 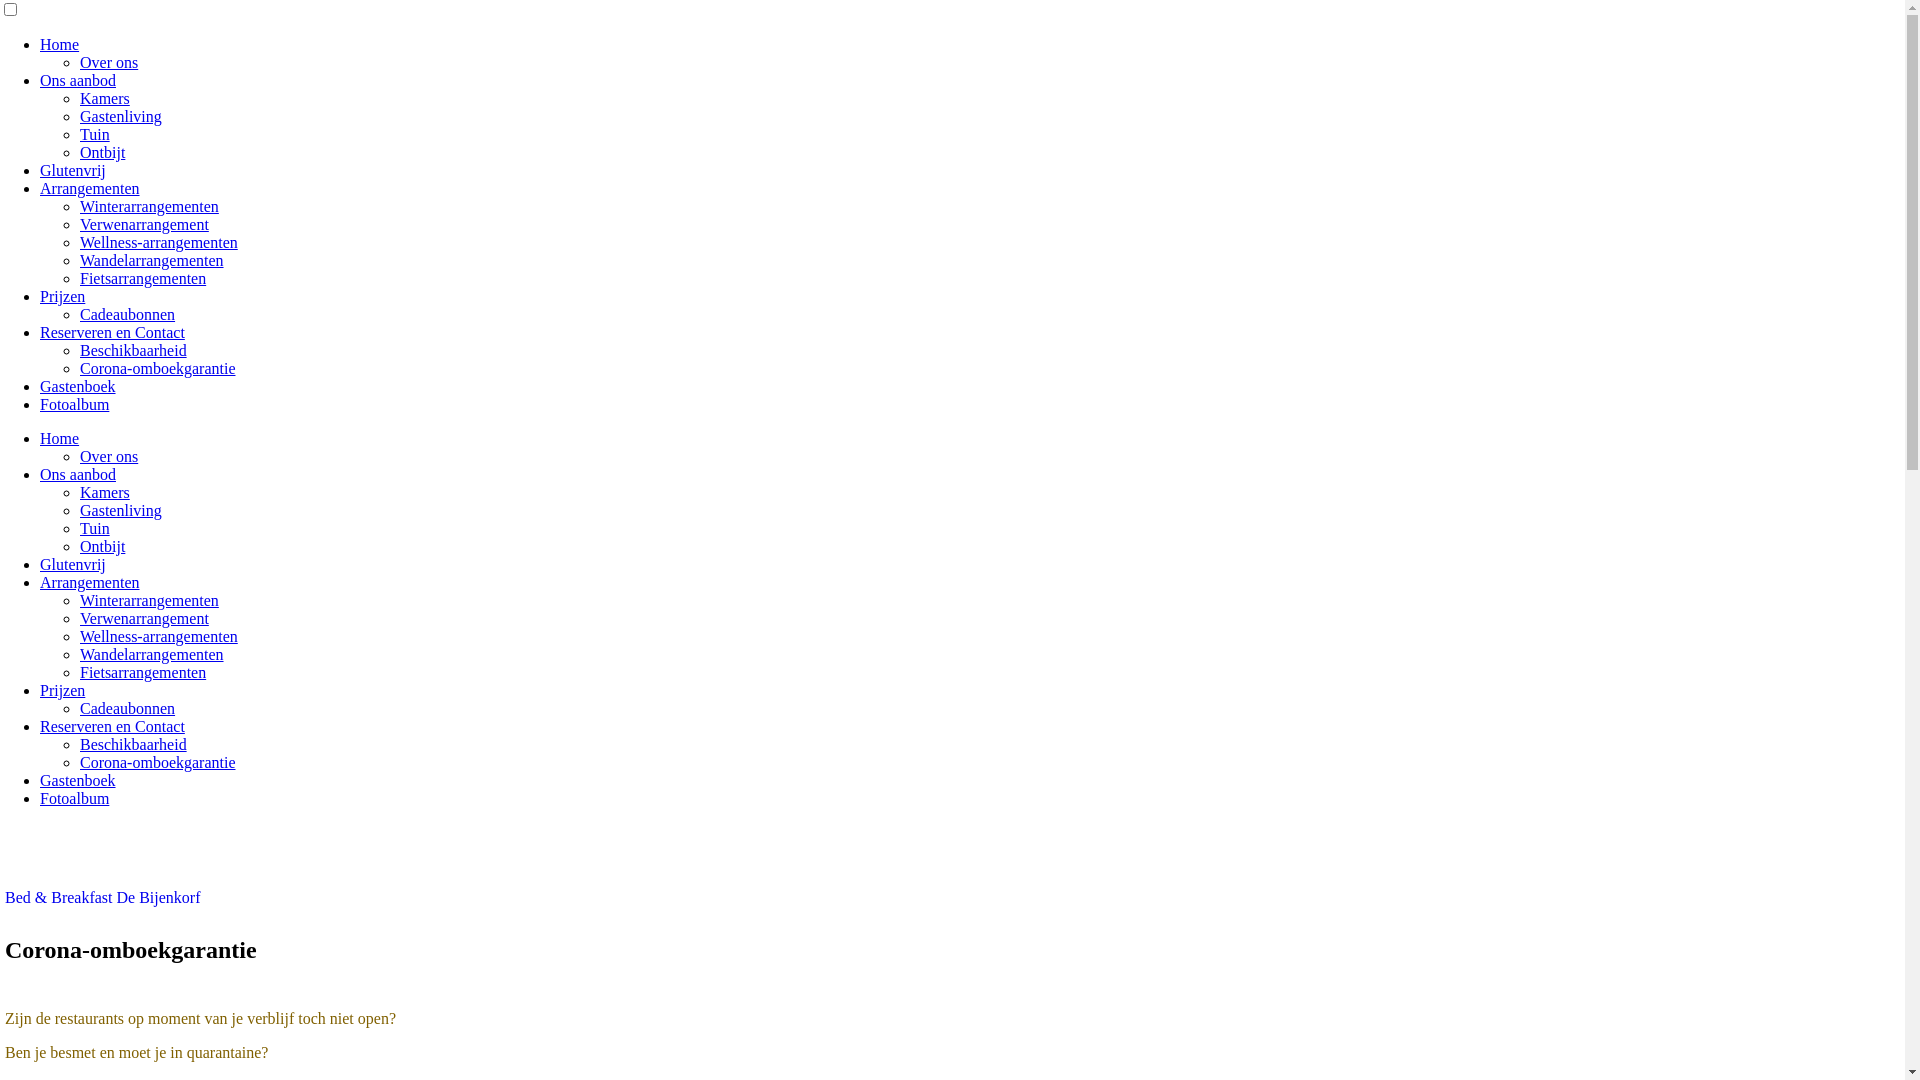 What do you see at coordinates (142, 672) in the screenshot?
I see `'Fietsarrangementen'` at bounding box center [142, 672].